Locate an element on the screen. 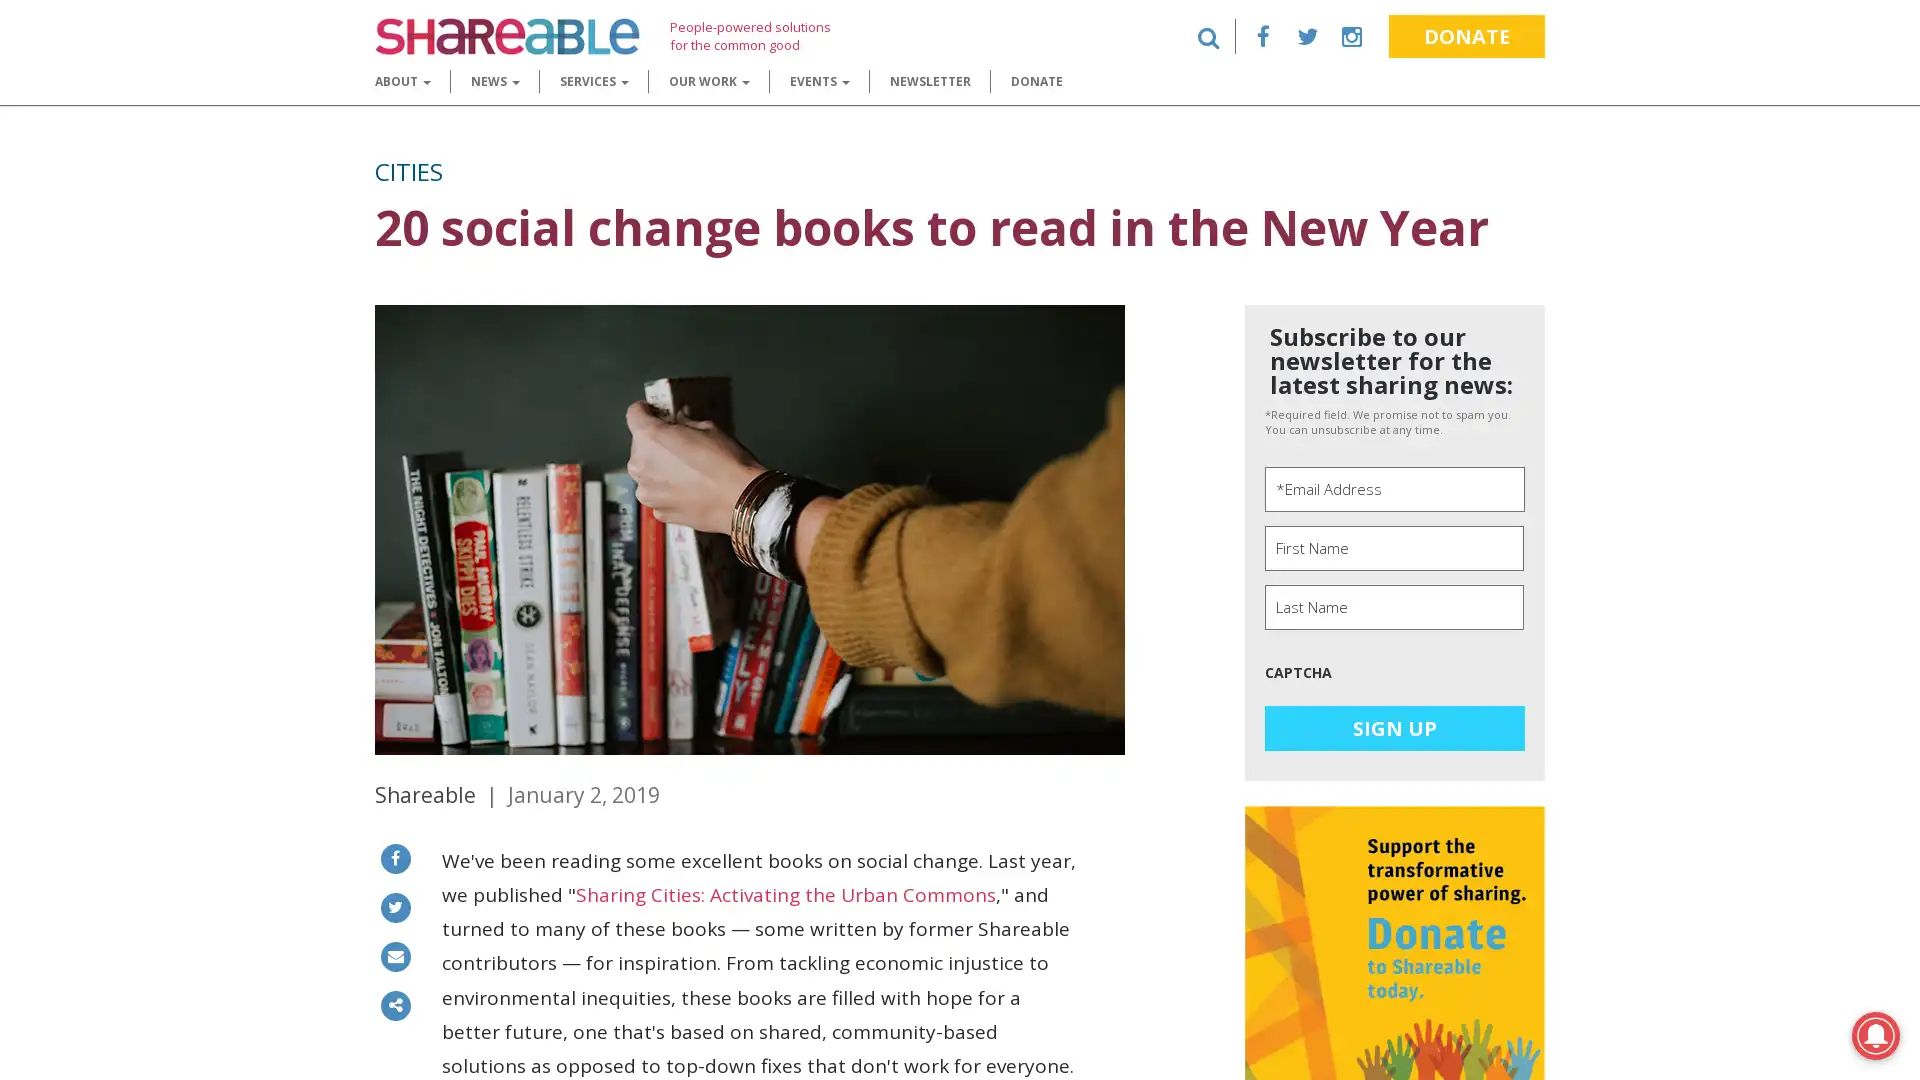  Sign Up is located at coordinates (1394, 727).